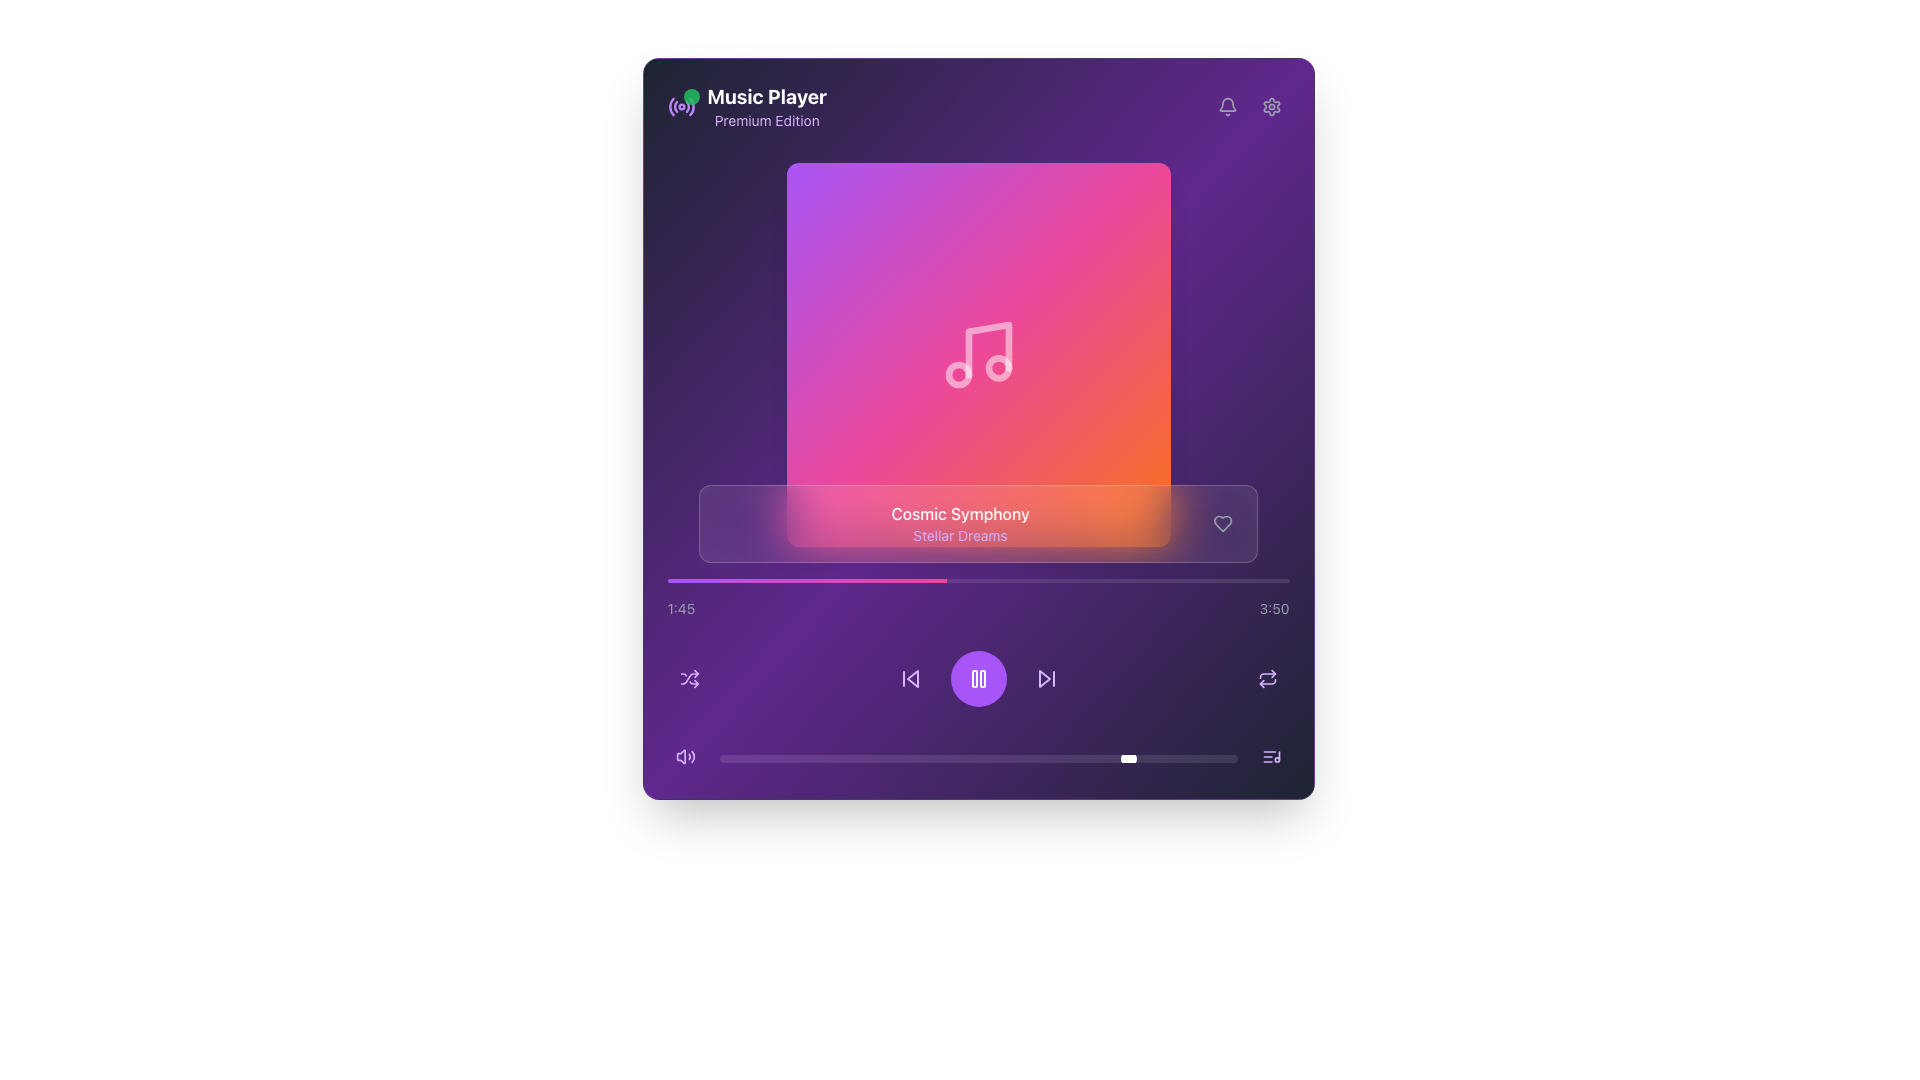 This screenshot has width=1920, height=1080. What do you see at coordinates (978, 353) in the screenshot?
I see `the Visual display box (album cover placeholder) which is a square-shaped component with a vibrant gradient background and a musical note icon, located centrally below the 'Music Player Premium Edition' heading` at bounding box center [978, 353].